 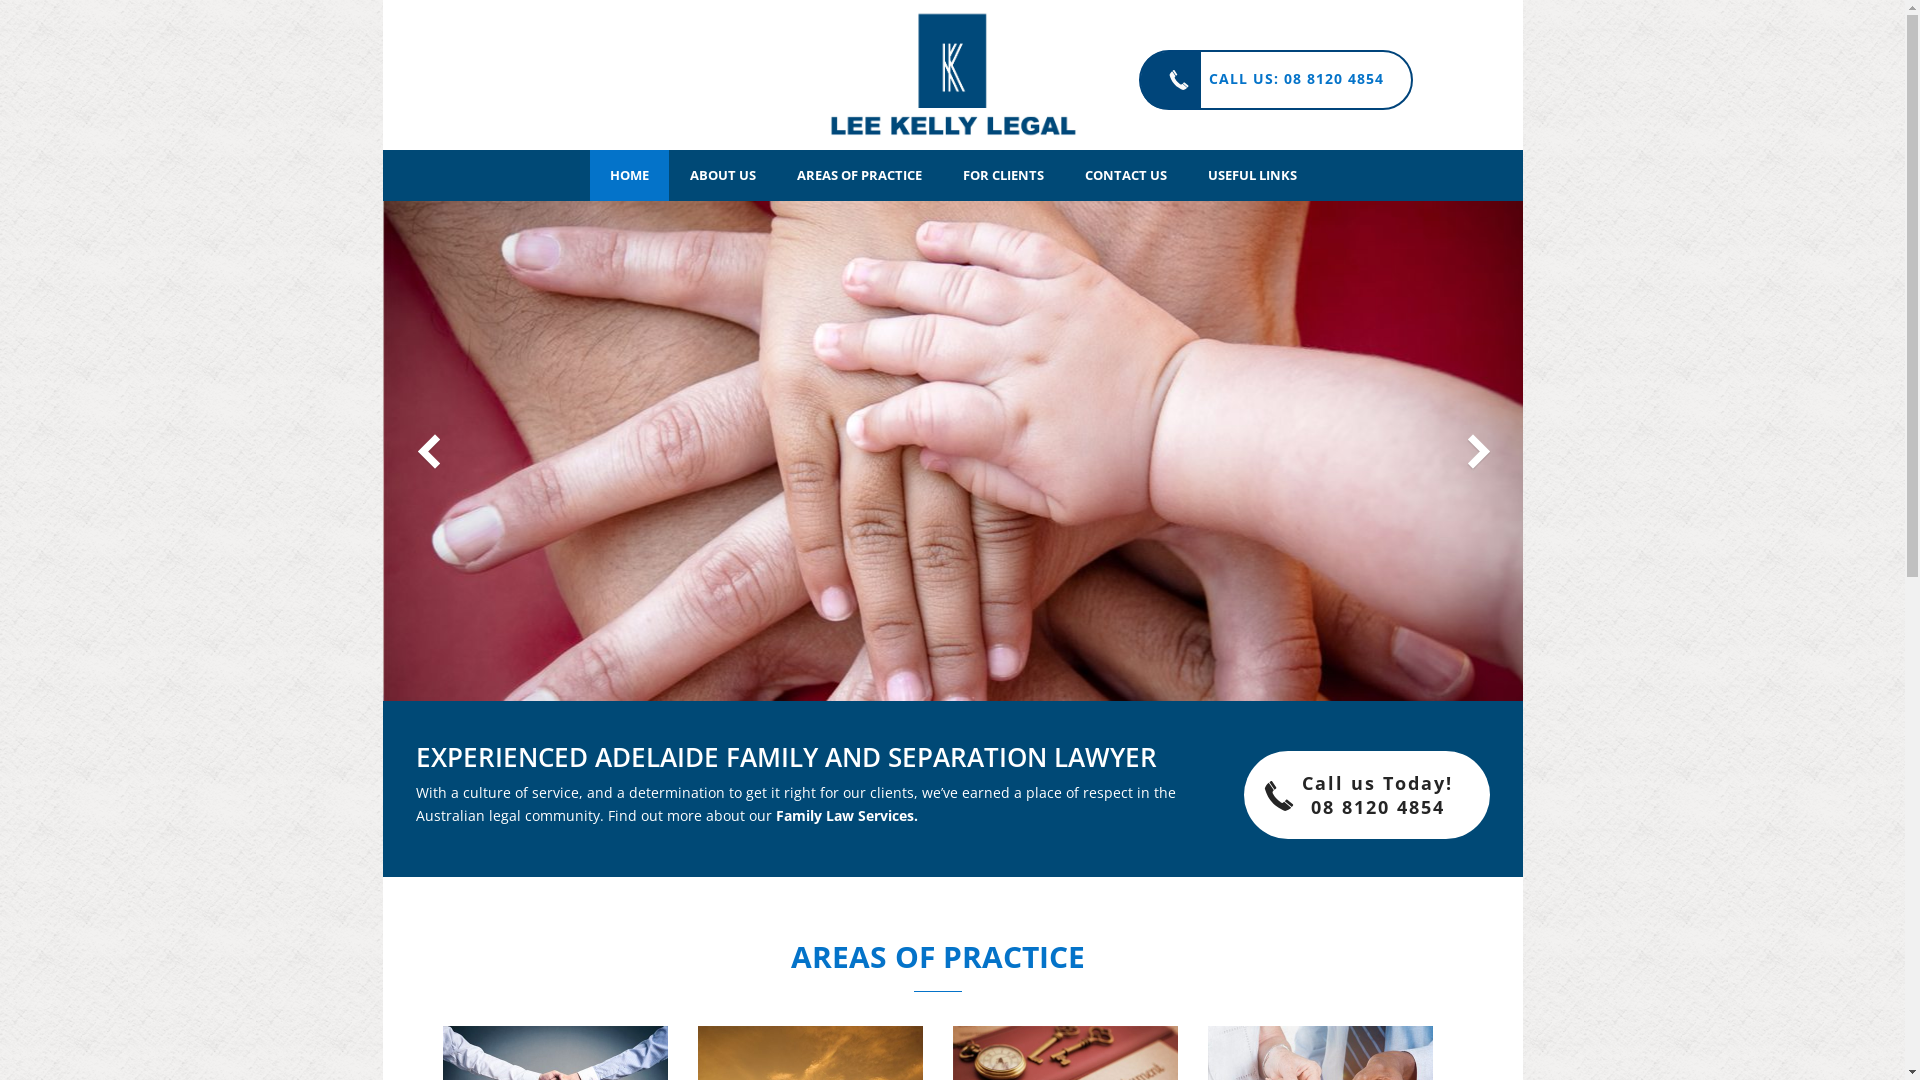 What do you see at coordinates (952, 73) in the screenshot?
I see `'Adelaide Family Lawyer'` at bounding box center [952, 73].